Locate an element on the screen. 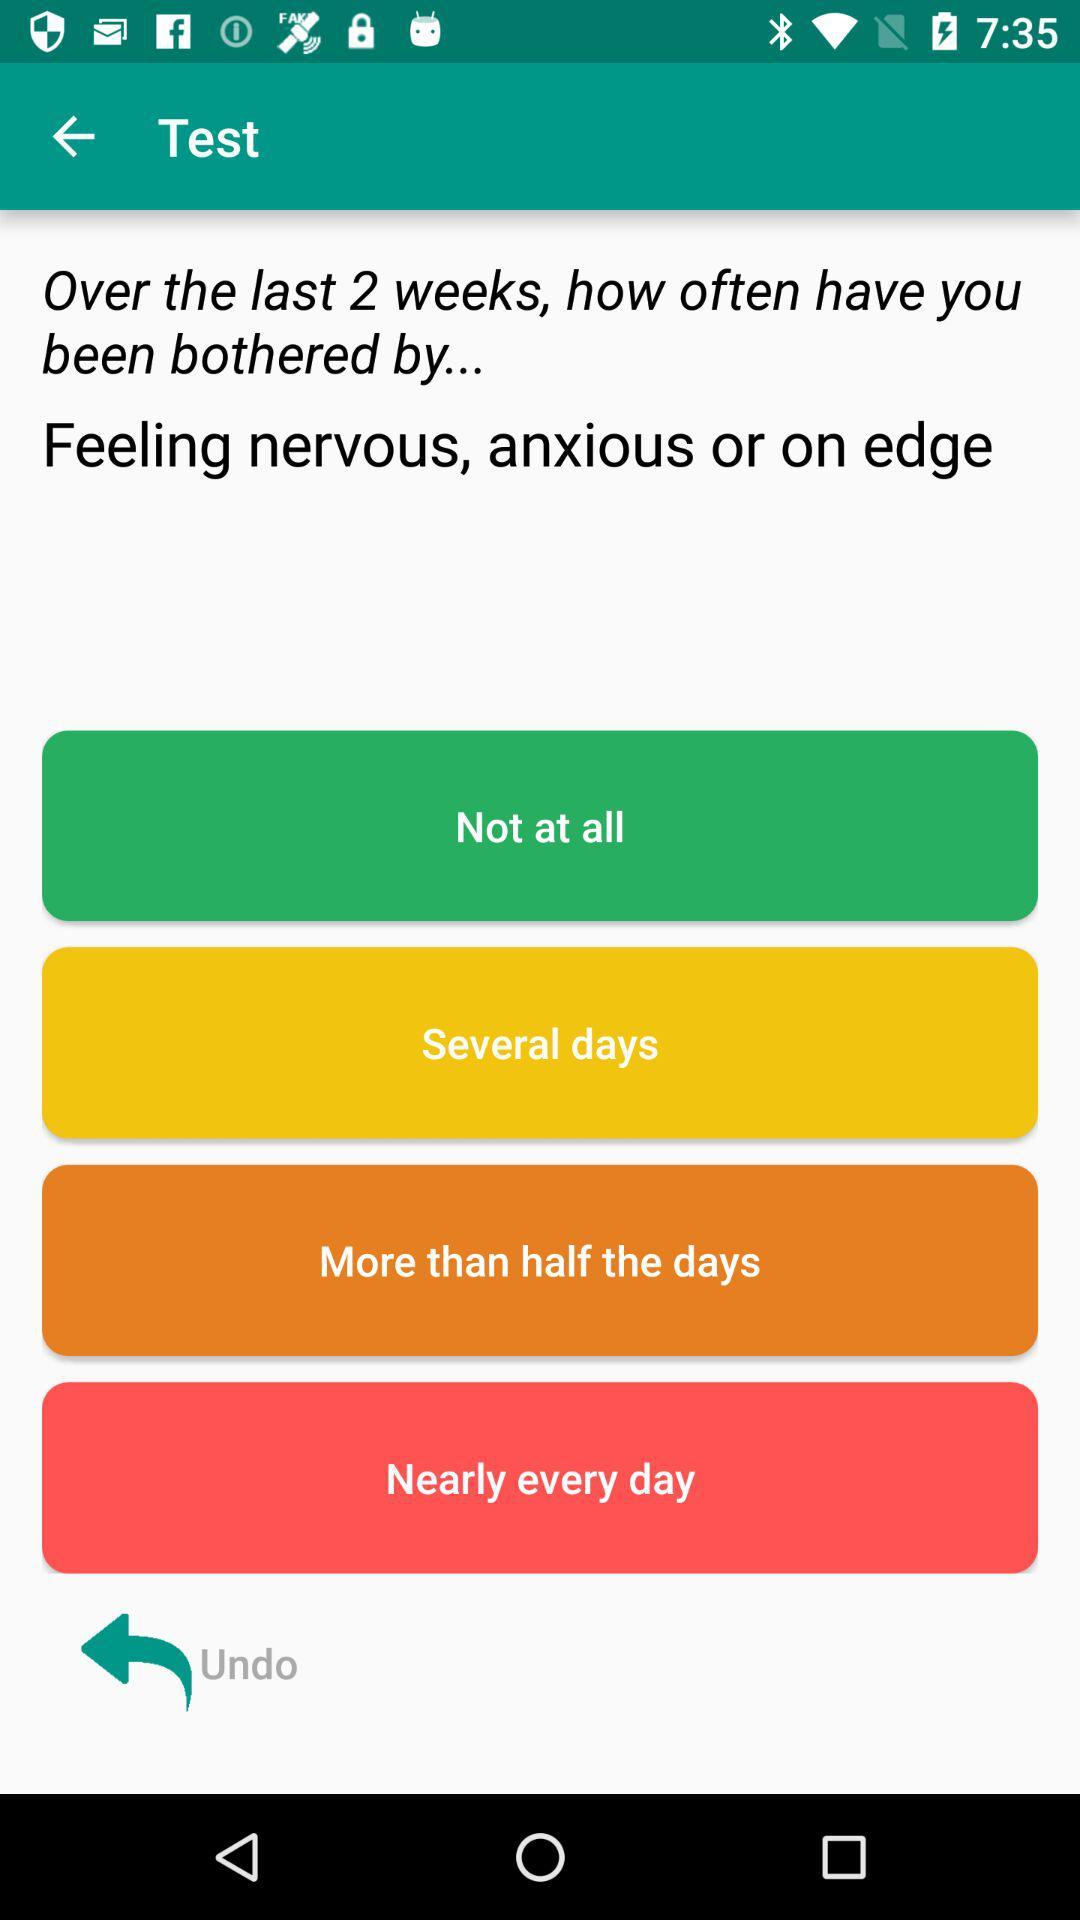  more than half icon is located at coordinates (540, 1259).